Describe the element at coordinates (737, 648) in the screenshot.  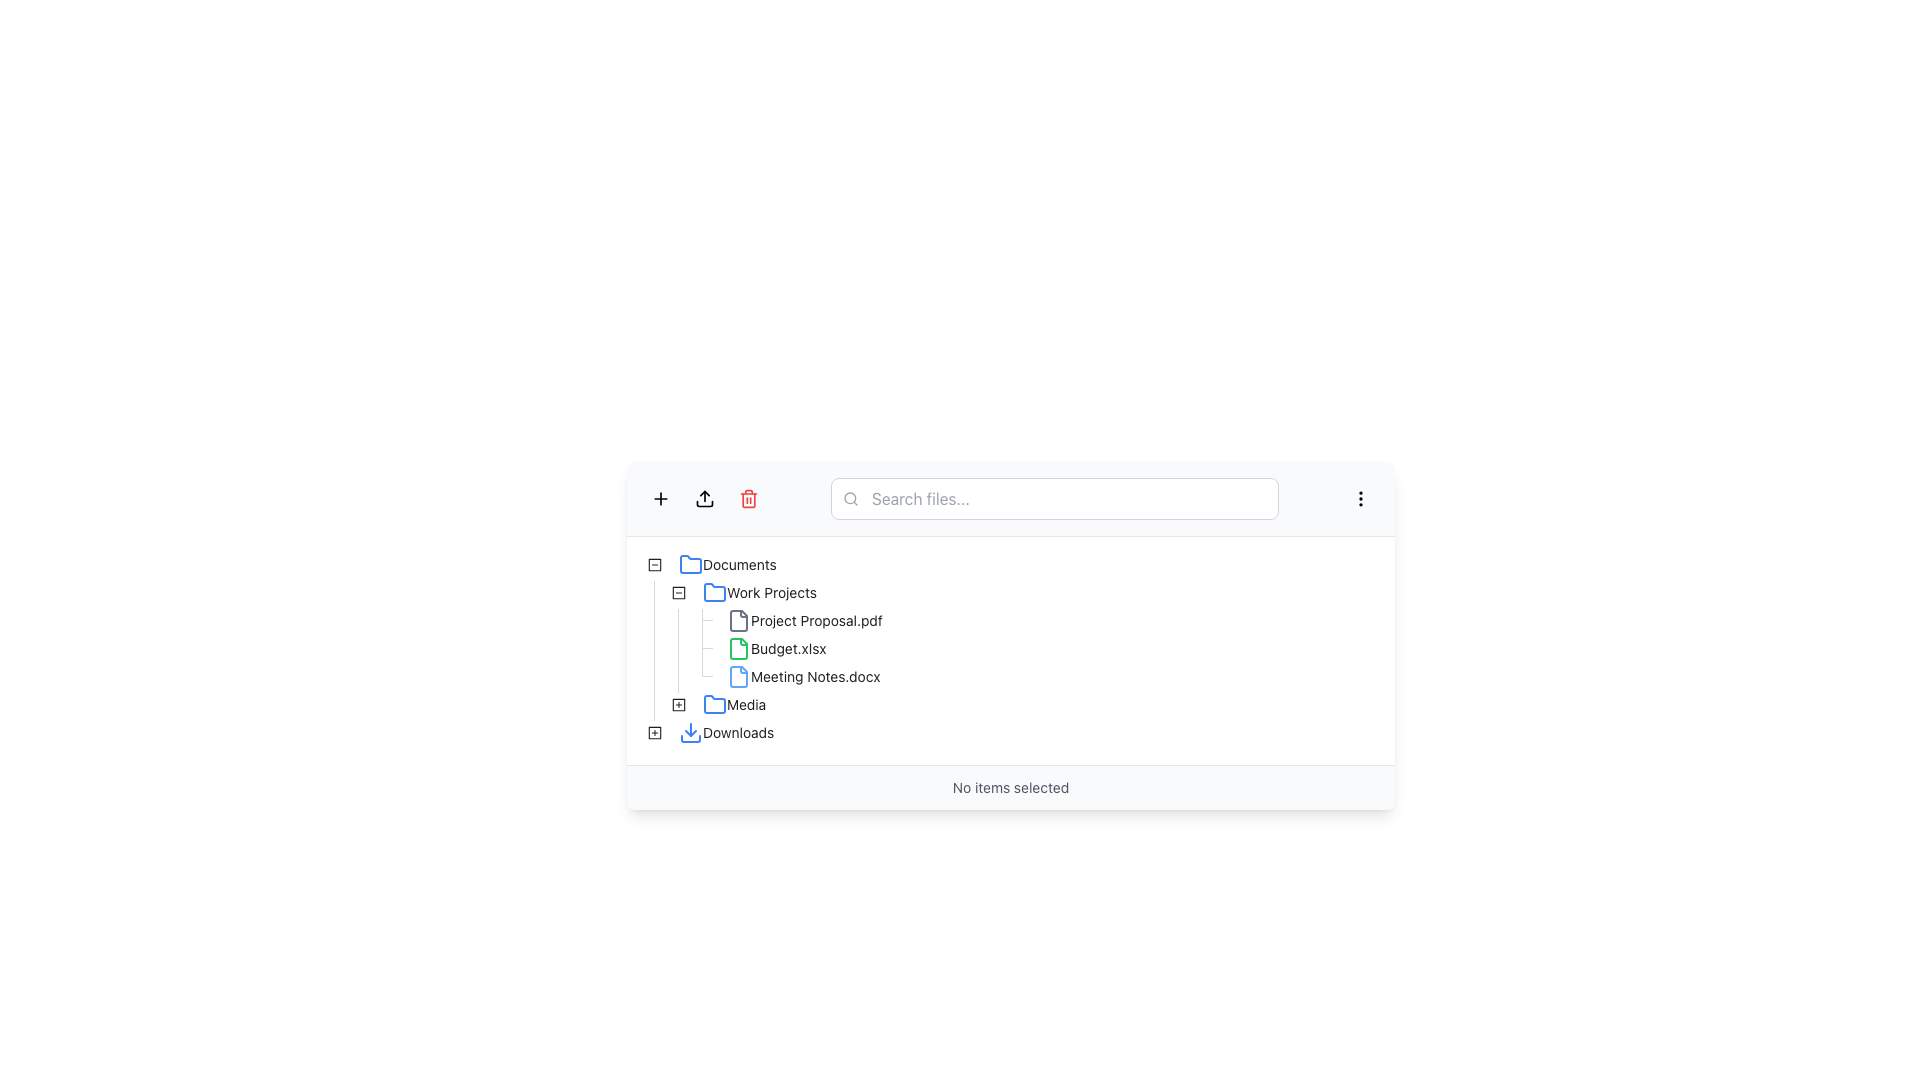
I see `the 'Budget.xlsx' file node in the tree view` at that location.